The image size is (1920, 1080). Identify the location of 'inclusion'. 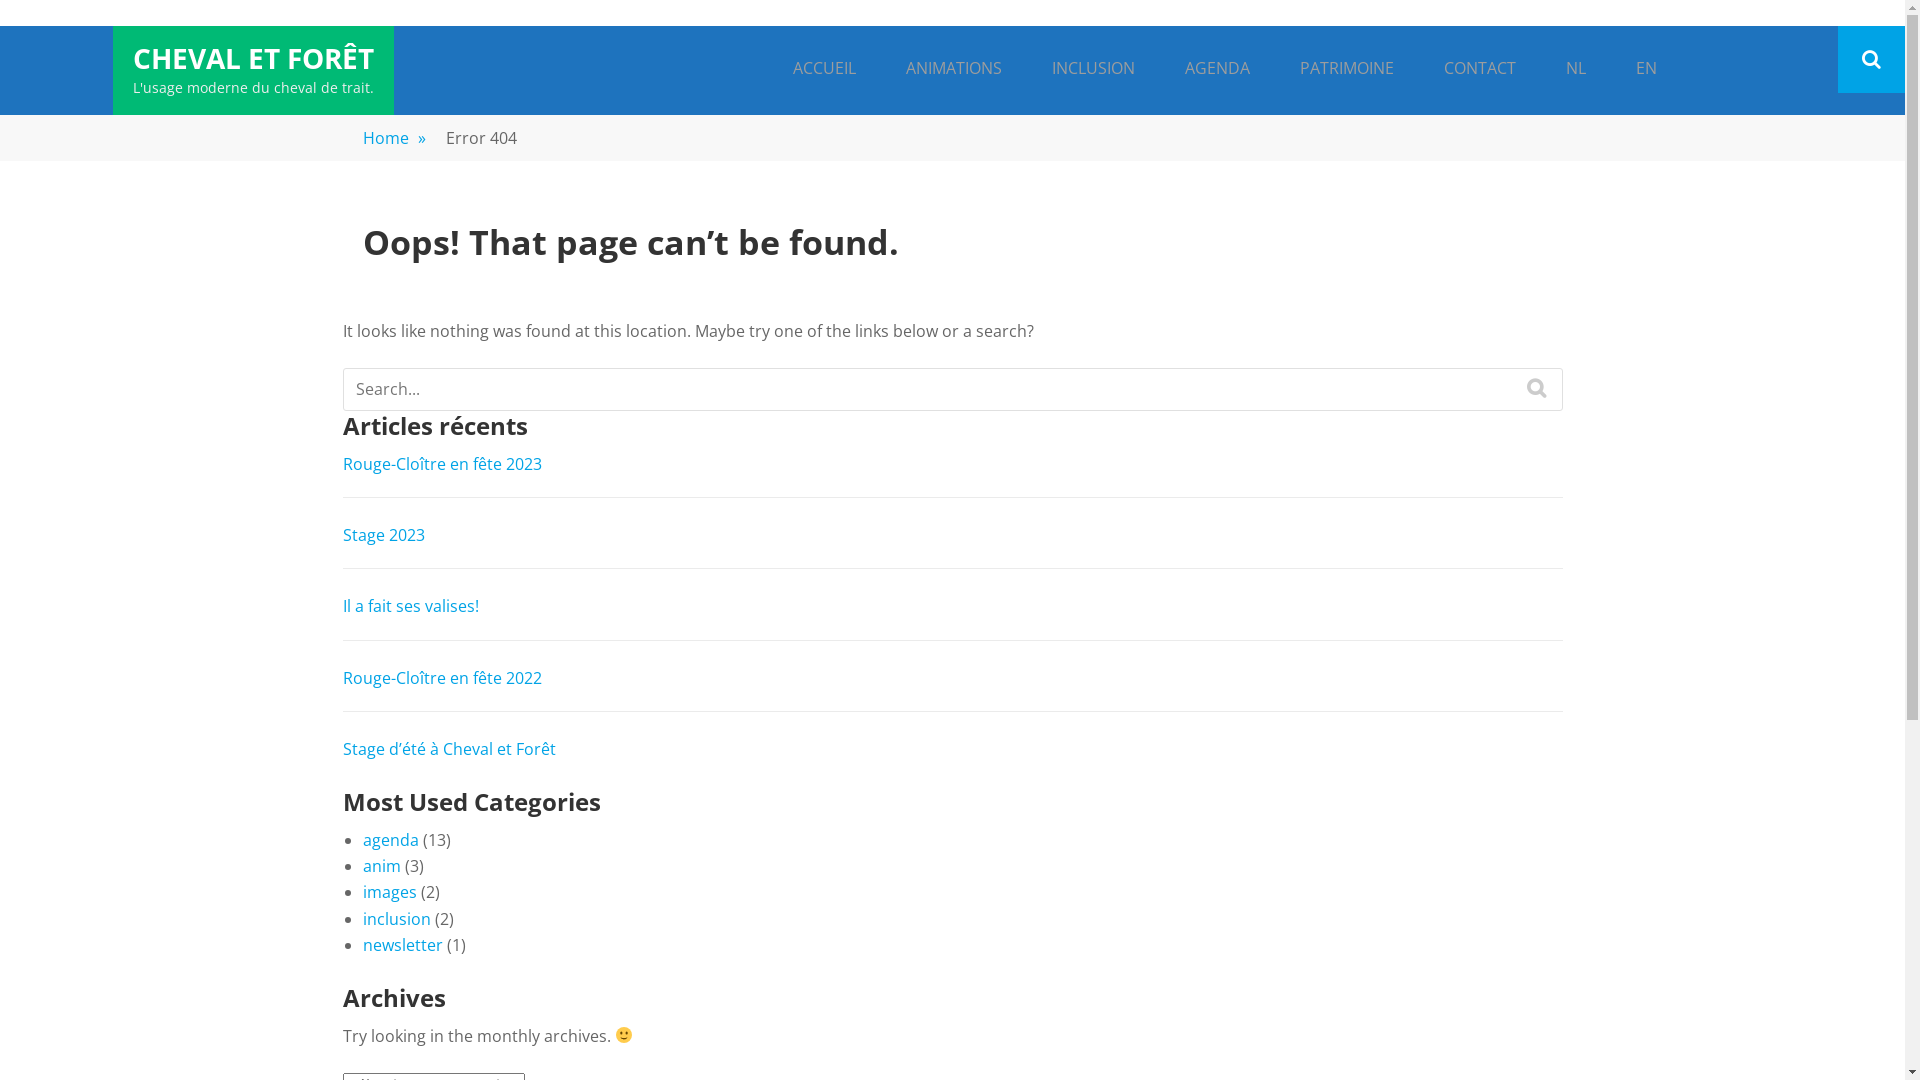
(395, 918).